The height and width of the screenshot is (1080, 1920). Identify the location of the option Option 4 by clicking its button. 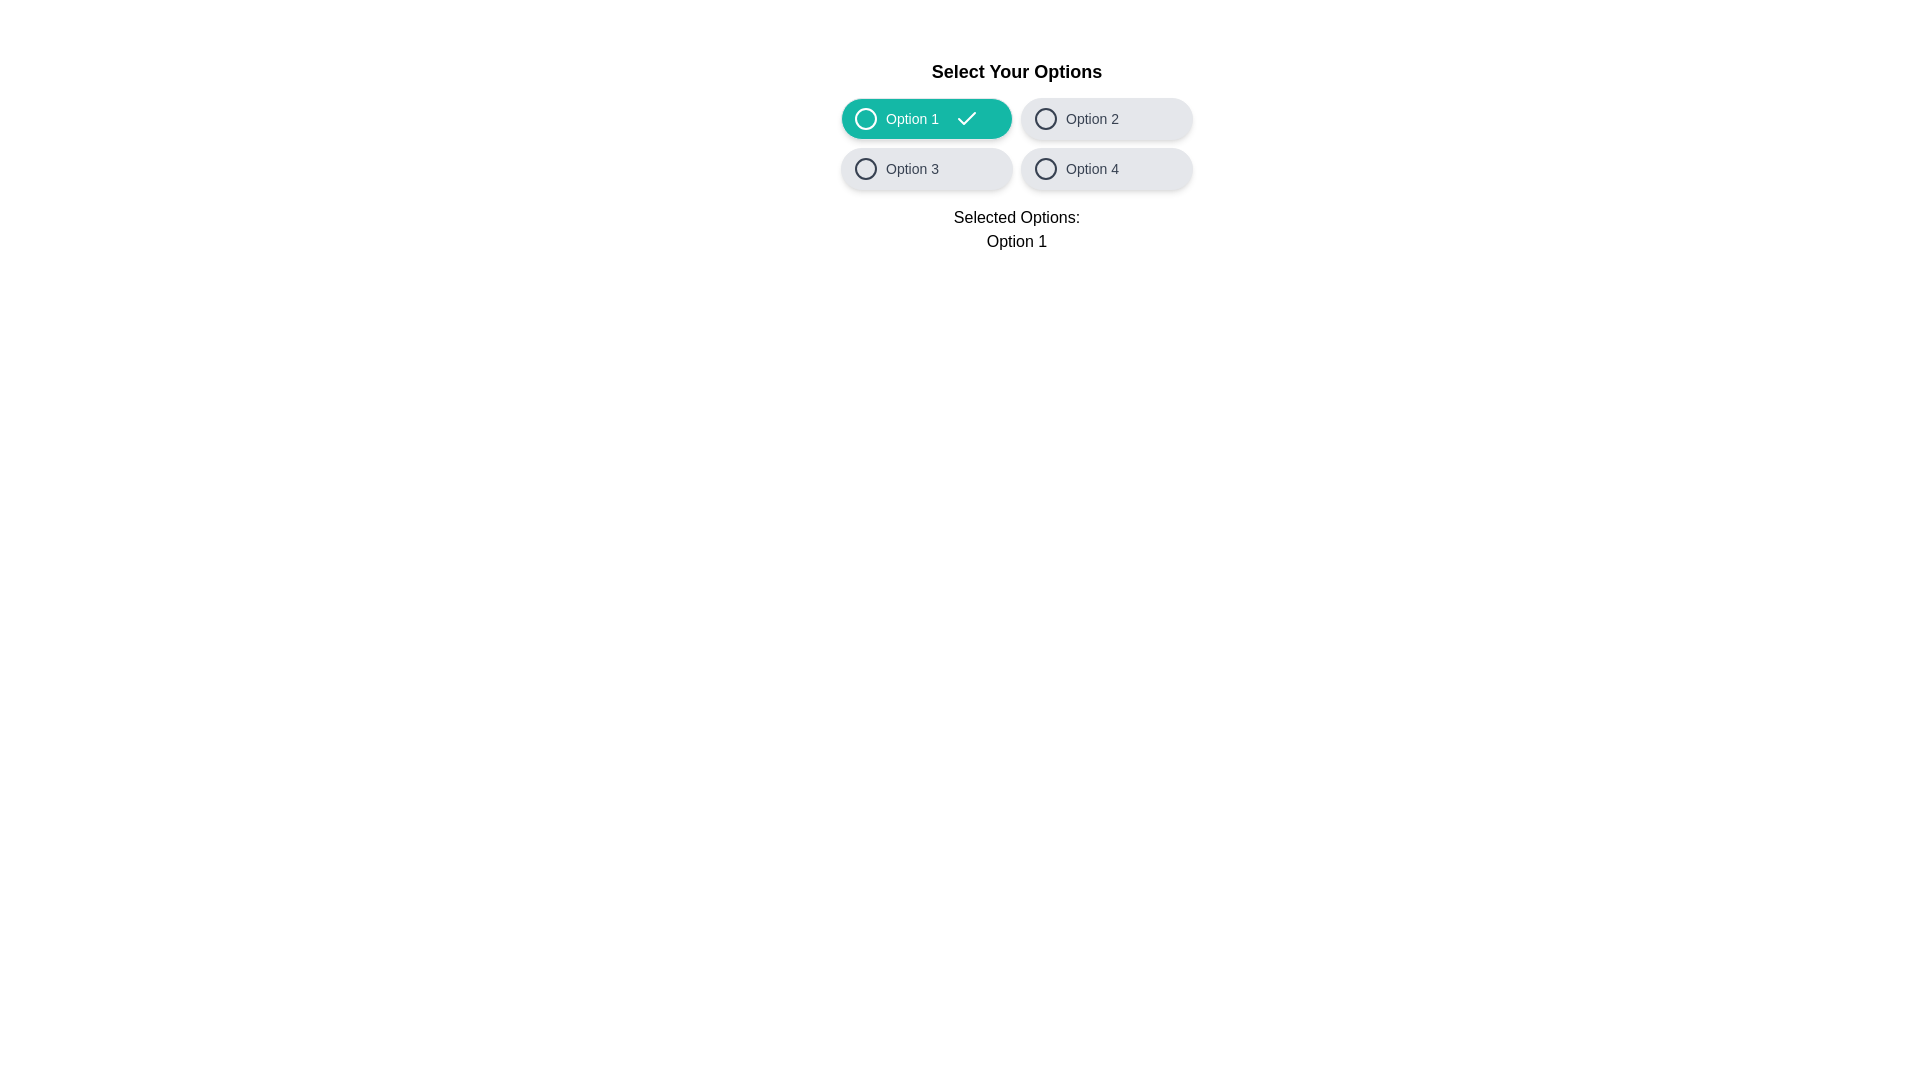
(1106, 168).